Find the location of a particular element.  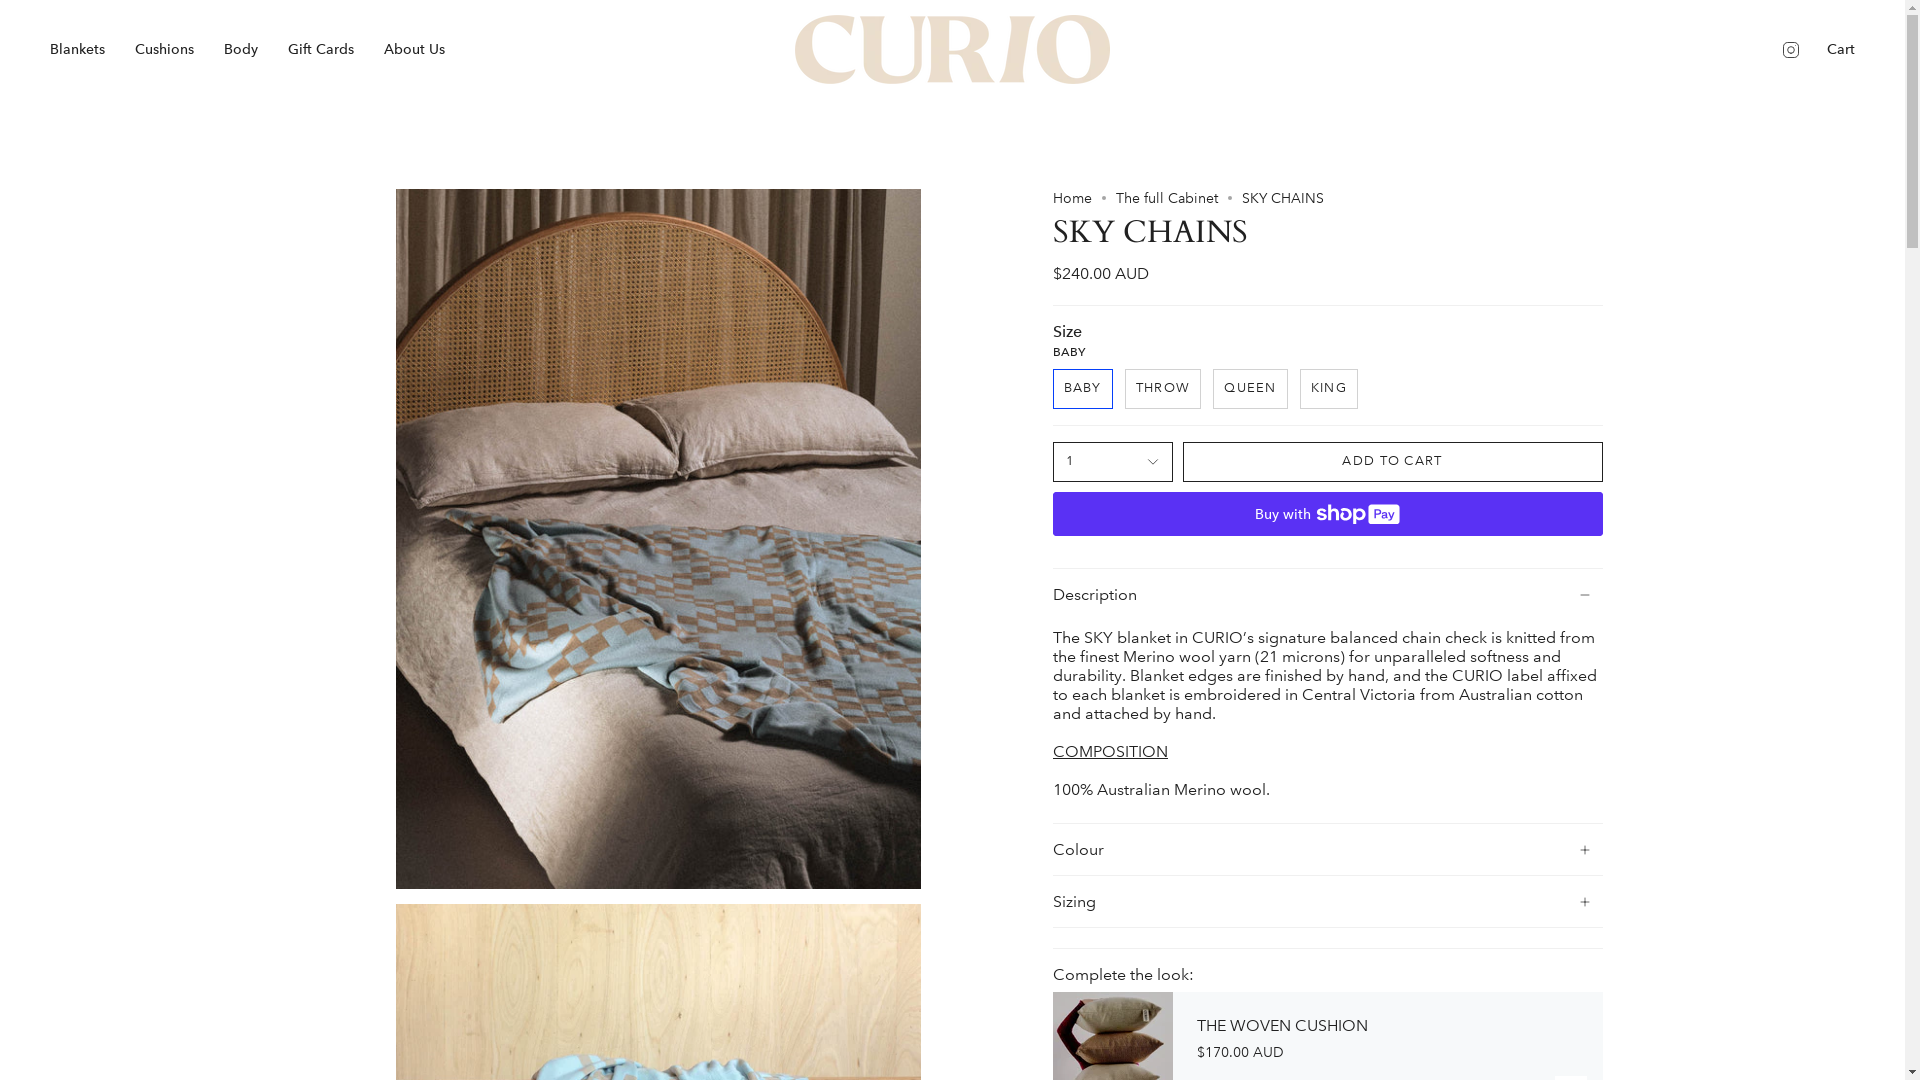

'Gift Cards' is located at coordinates (321, 48).